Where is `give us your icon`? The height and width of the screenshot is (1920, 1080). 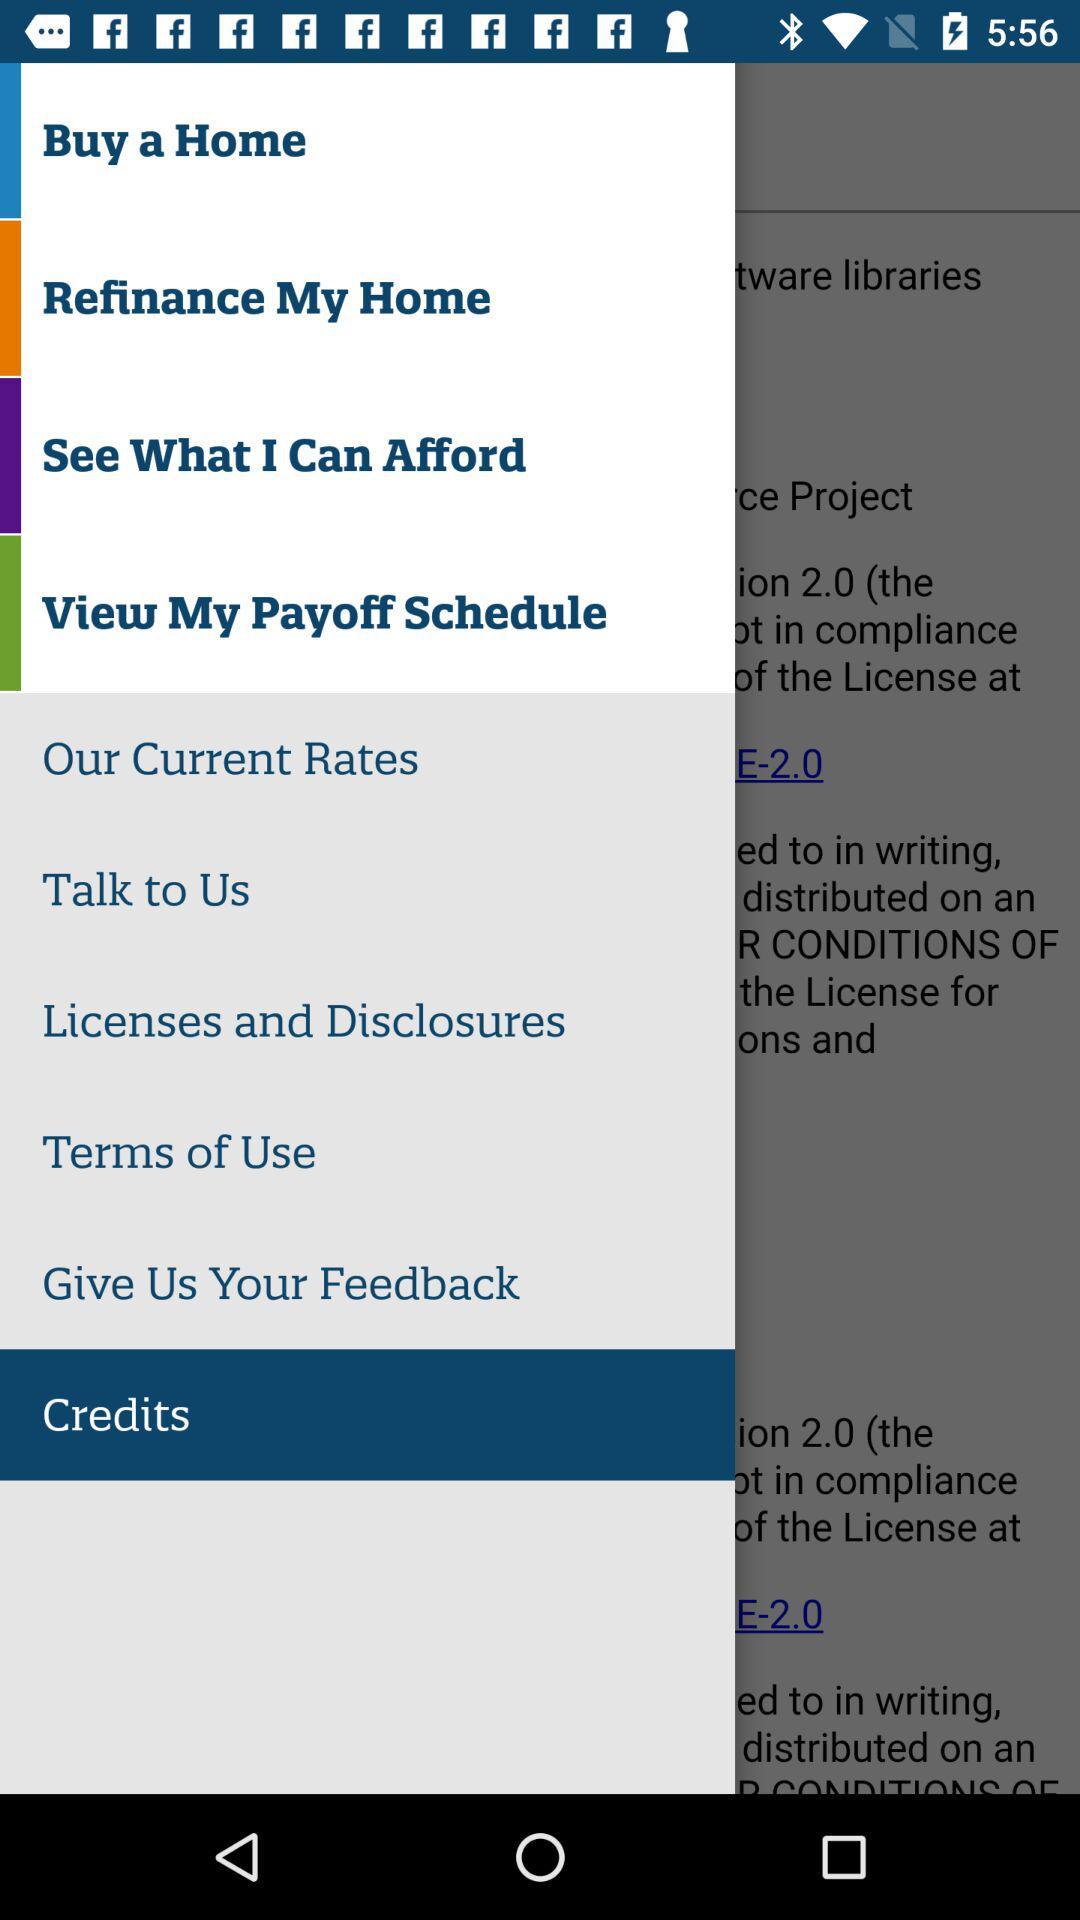
give us your icon is located at coordinates (388, 1283).